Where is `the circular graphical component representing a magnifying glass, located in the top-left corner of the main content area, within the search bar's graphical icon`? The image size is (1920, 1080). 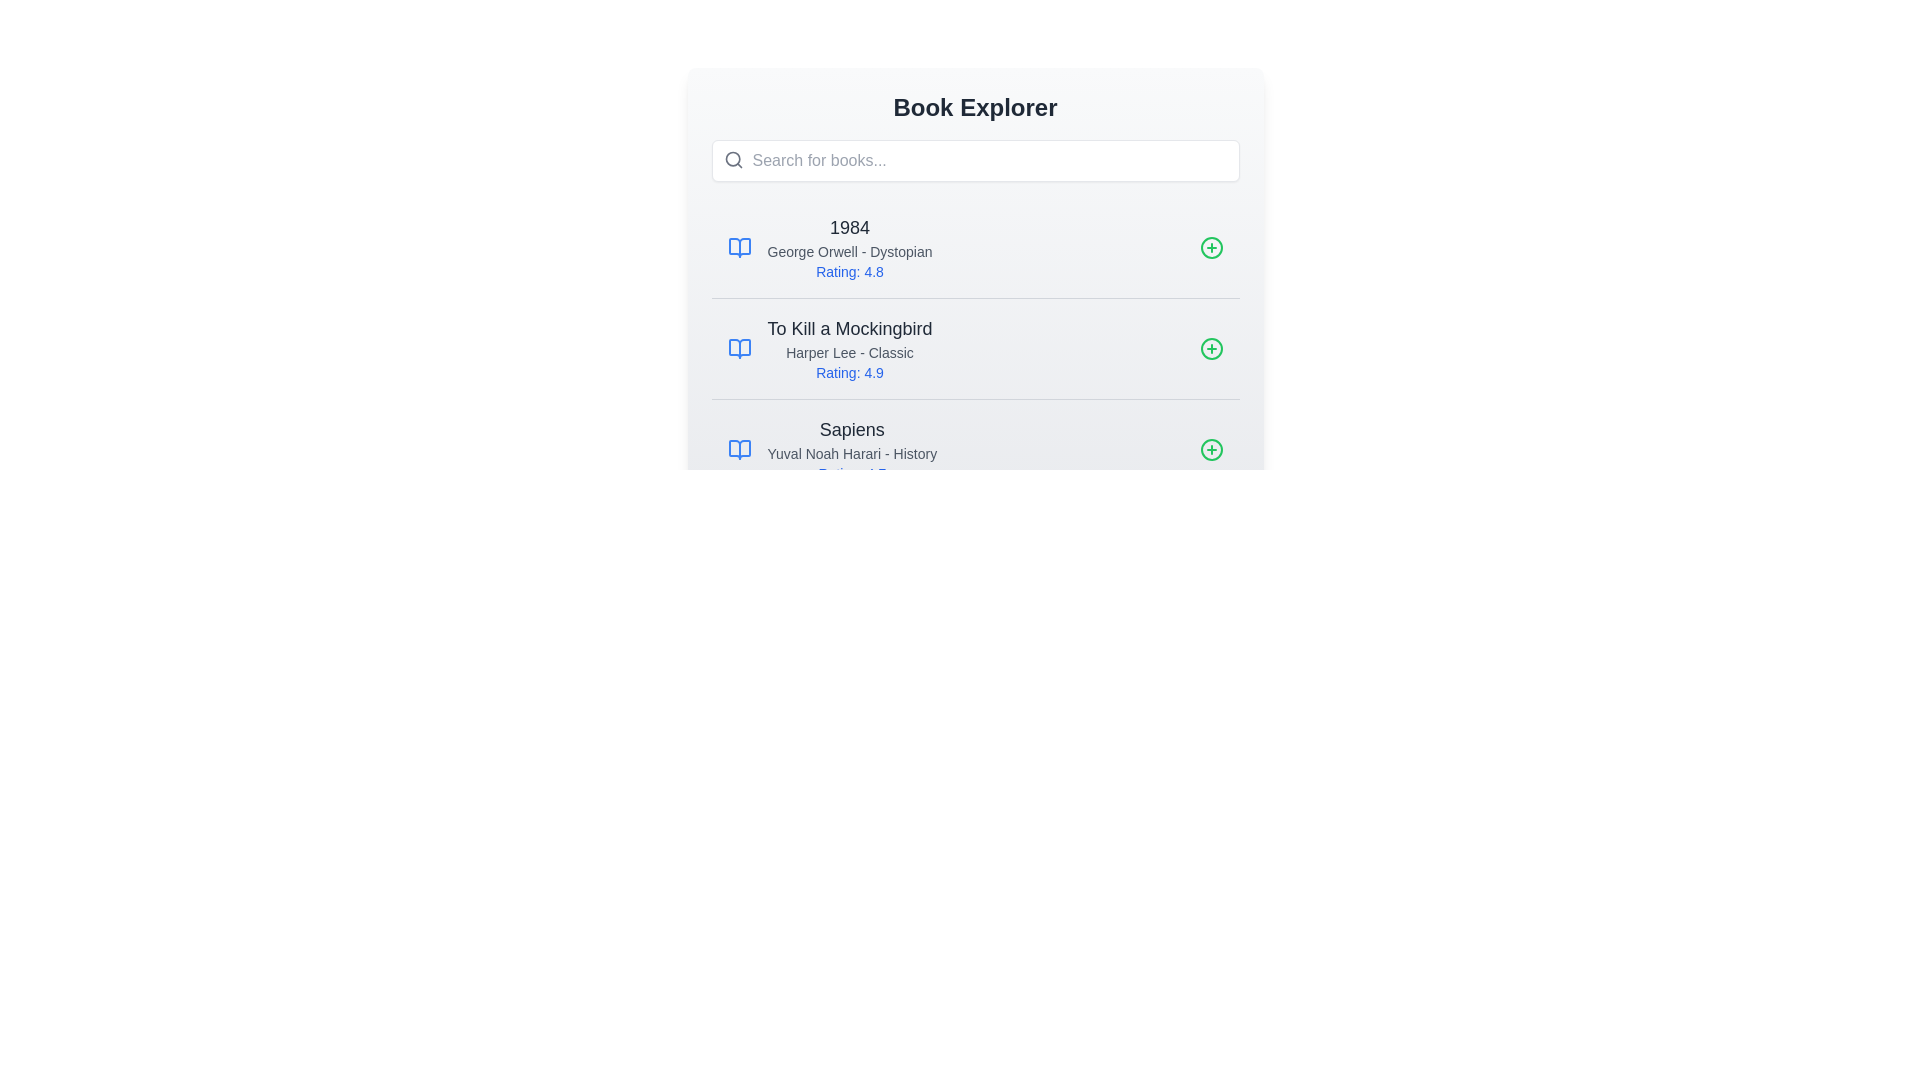 the circular graphical component representing a magnifying glass, located in the top-left corner of the main content area, within the search bar's graphical icon is located at coordinates (731, 158).